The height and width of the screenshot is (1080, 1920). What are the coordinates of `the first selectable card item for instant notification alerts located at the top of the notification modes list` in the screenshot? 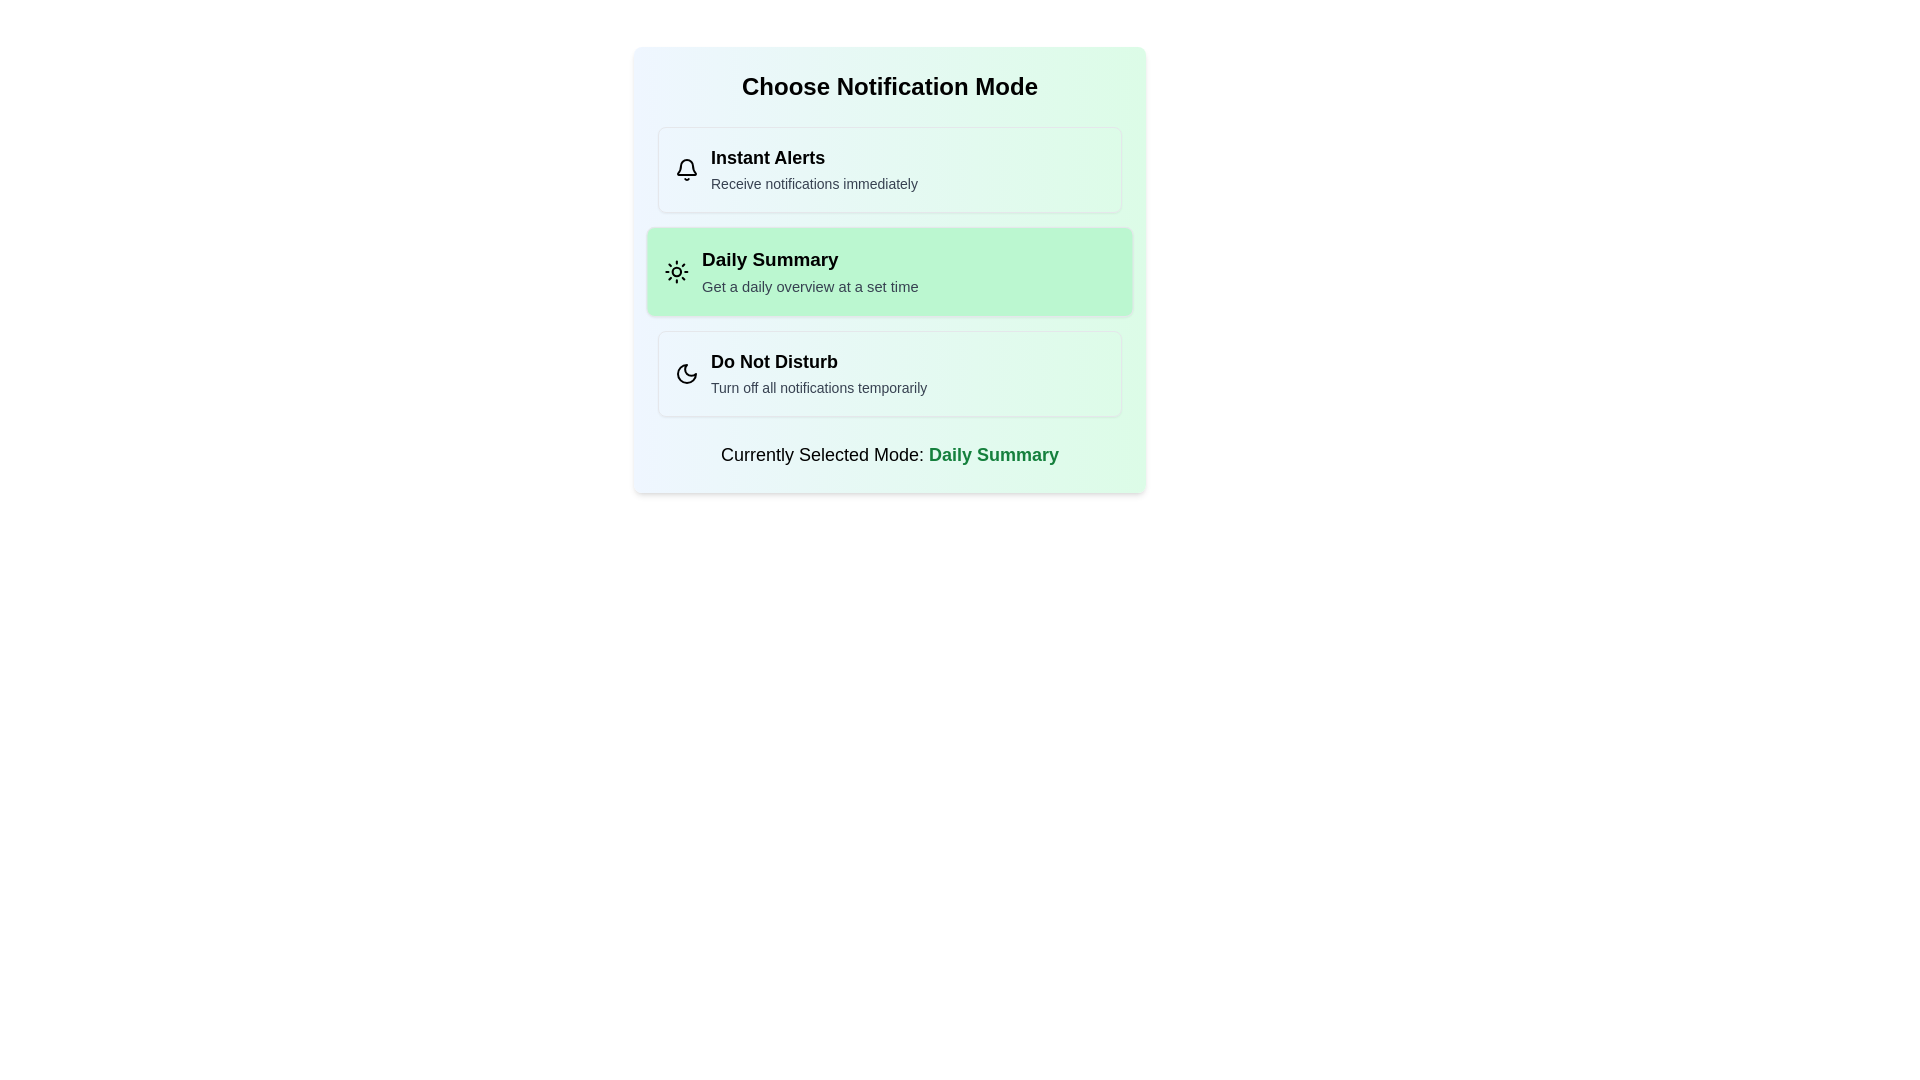 It's located at (888, 168).